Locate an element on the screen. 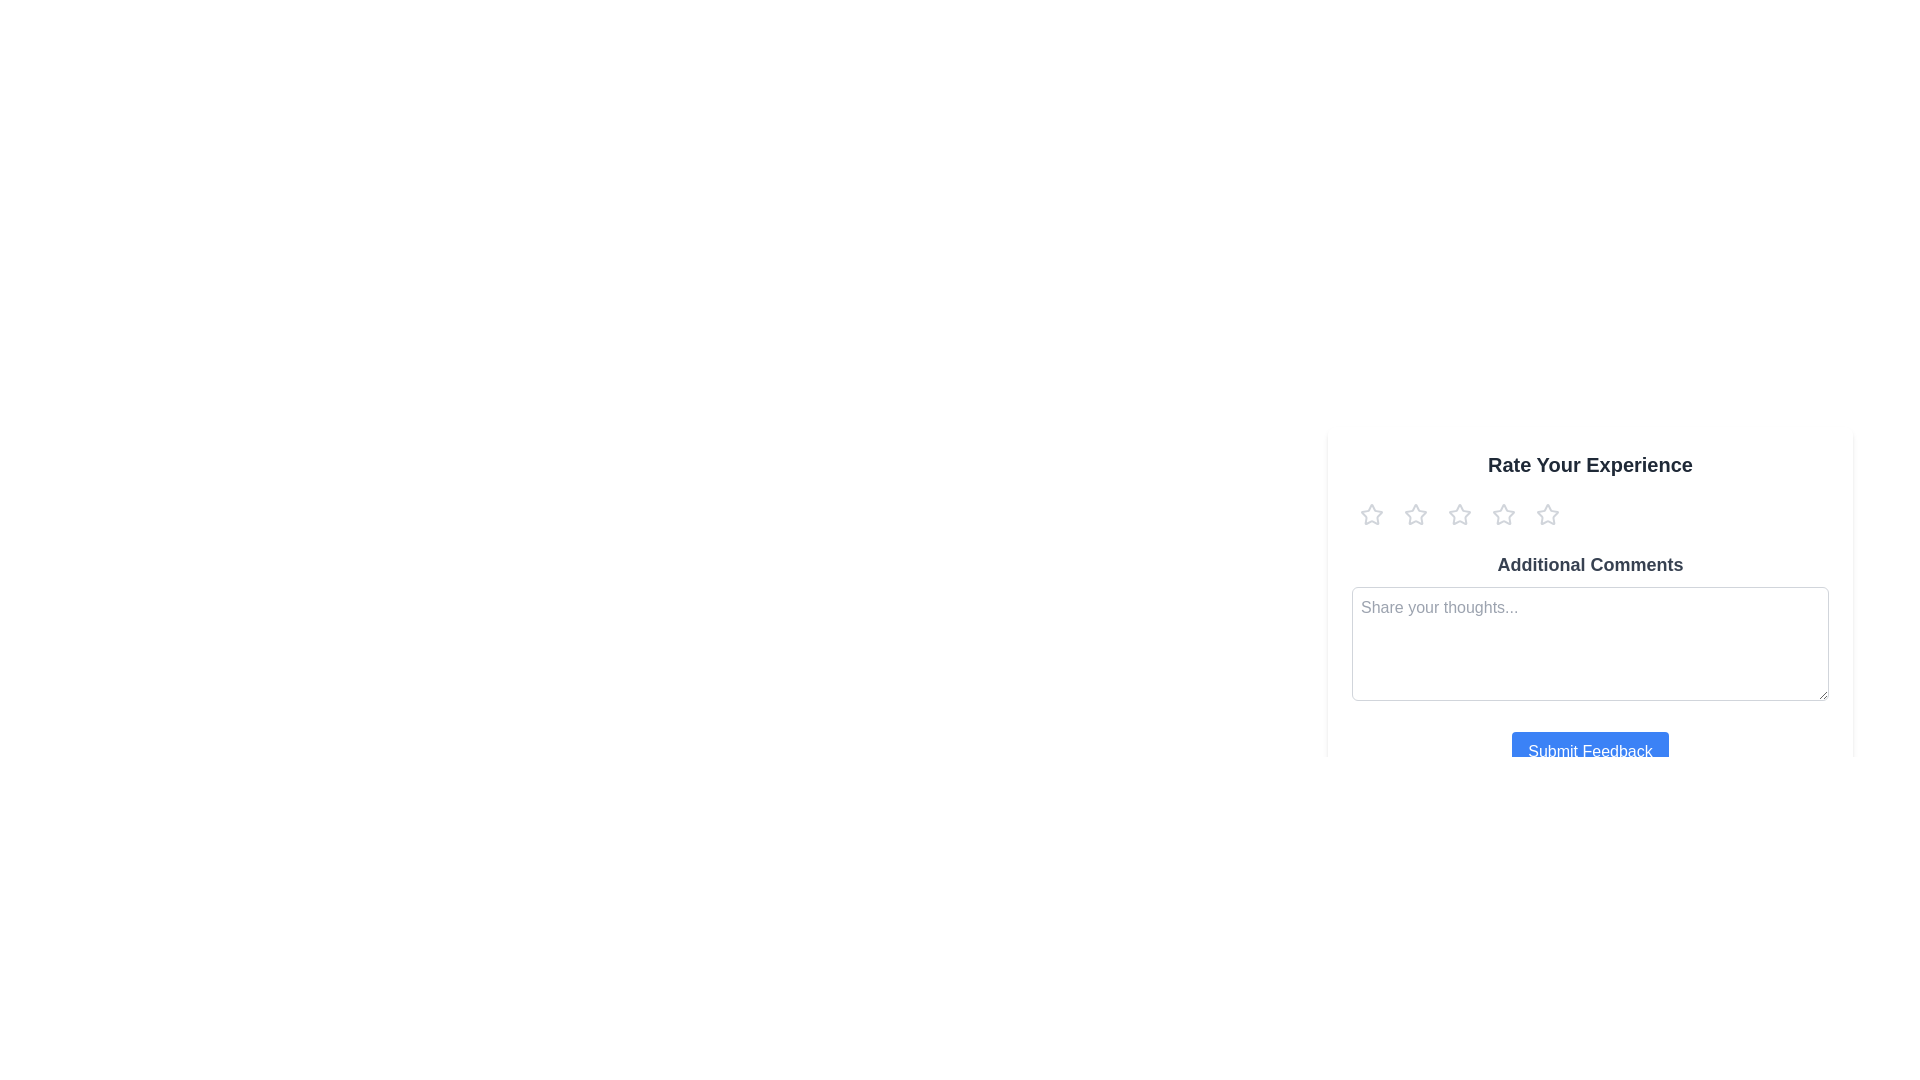 Image resolution: width=1920 pixels, height=1080 pixels. the second star icon in the Interactive Star Rating system is located at coordinates (1459, 514).